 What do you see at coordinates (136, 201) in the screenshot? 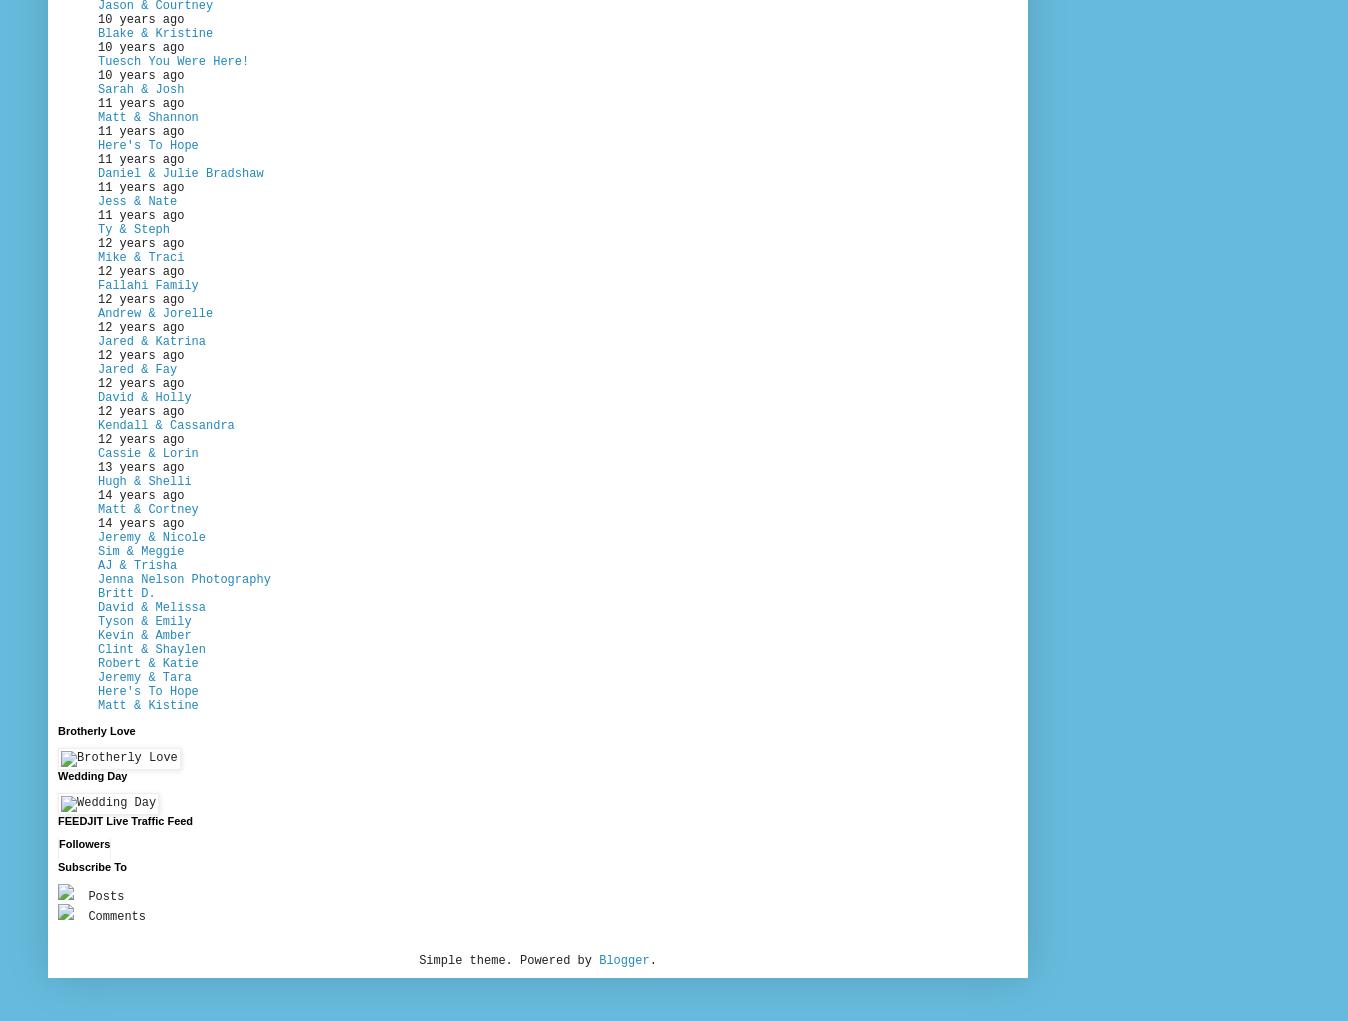
I see `'Jess & Nate'` at bounding box center [136, 201].